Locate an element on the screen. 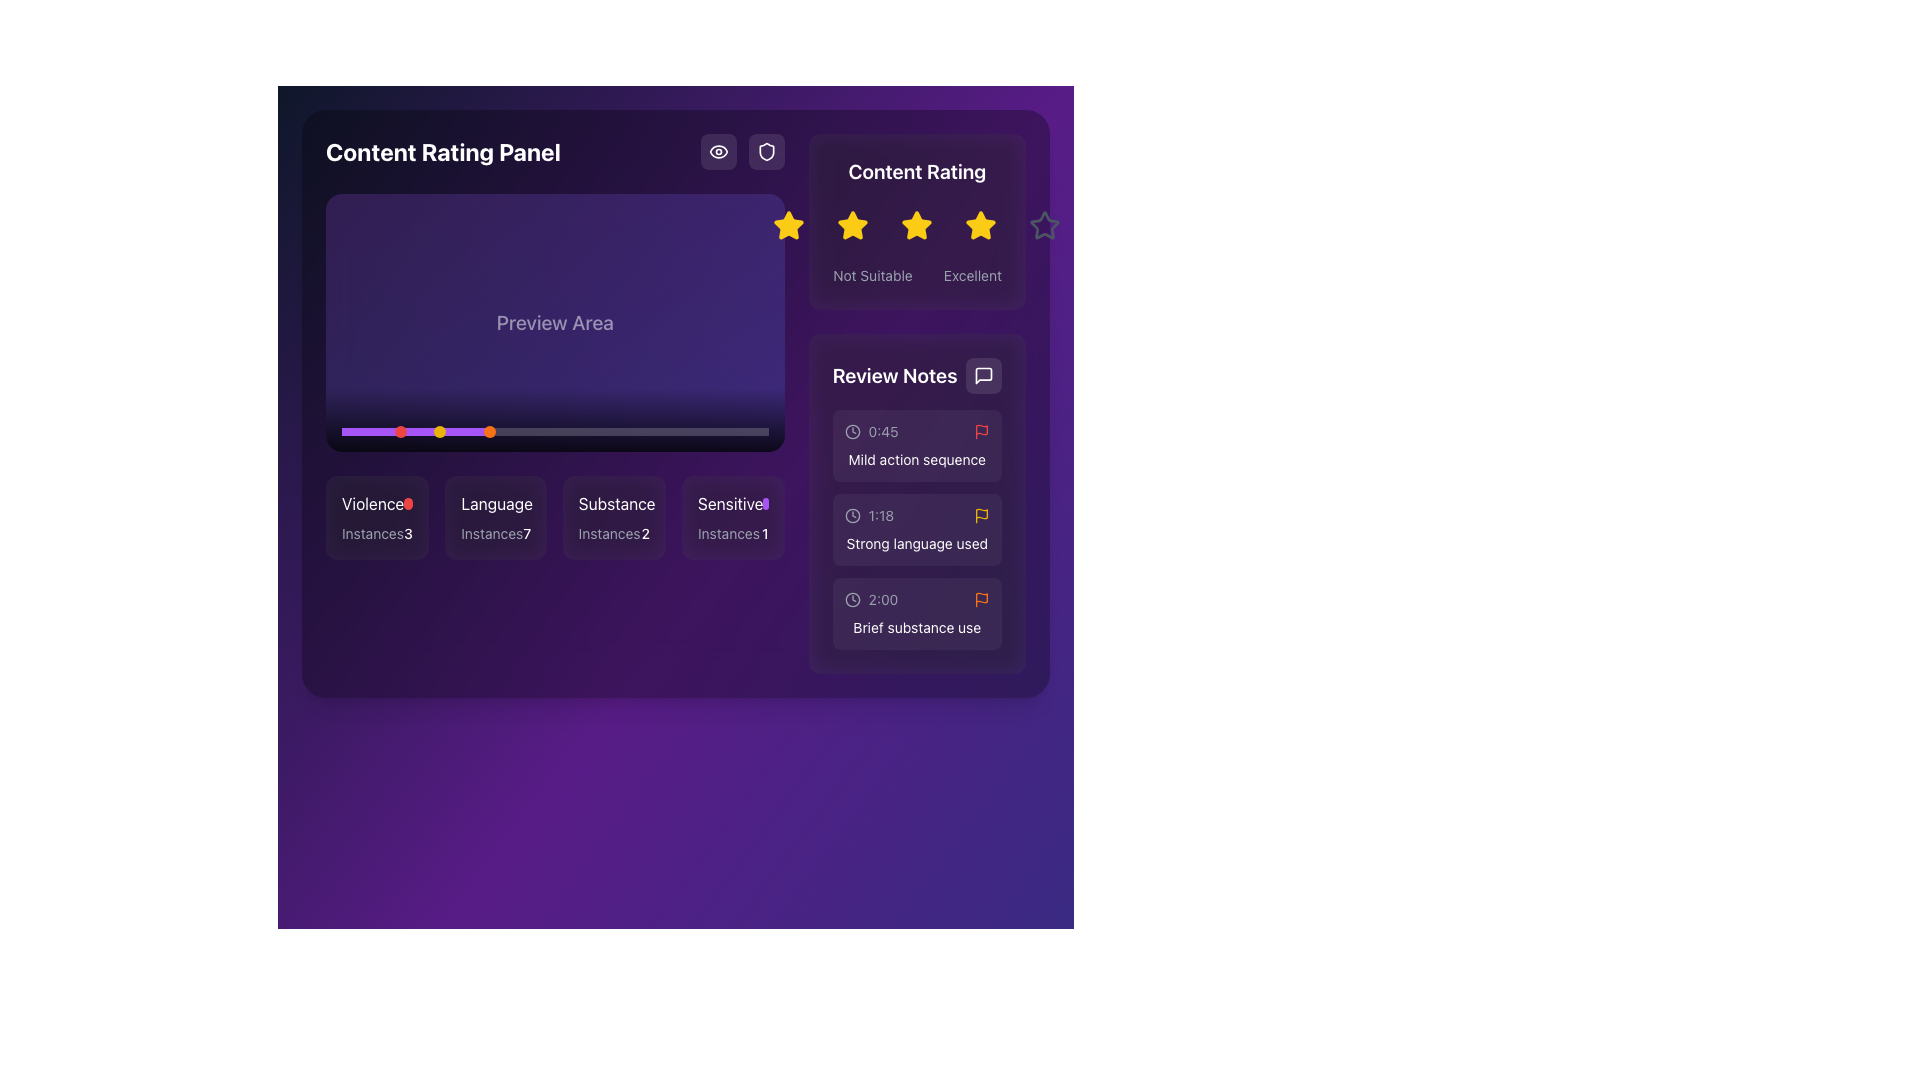 The image size is (1920, 1080). the timestamp label for 'Brief substance use' located is located at coordinates (871, 599).